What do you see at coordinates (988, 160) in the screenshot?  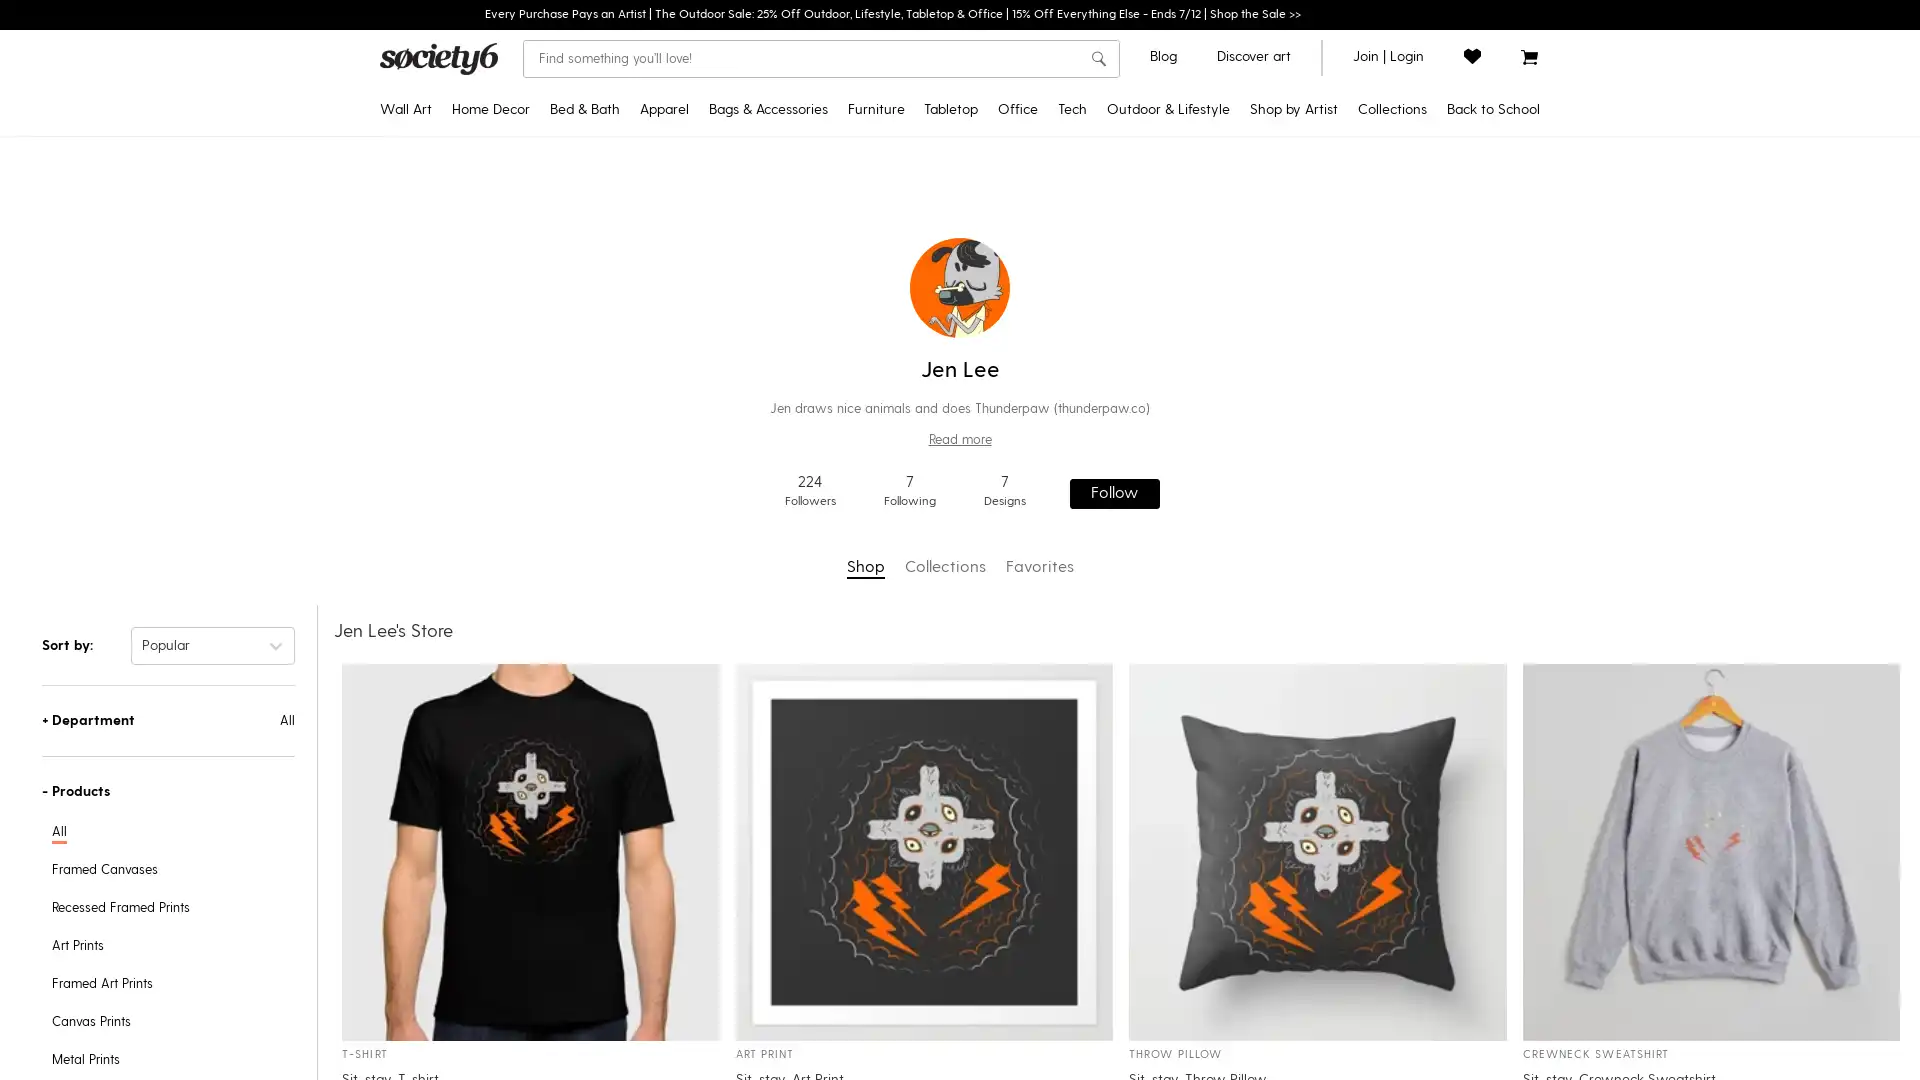 I see `Coffee Mugs` at bounding box center [988, 160].